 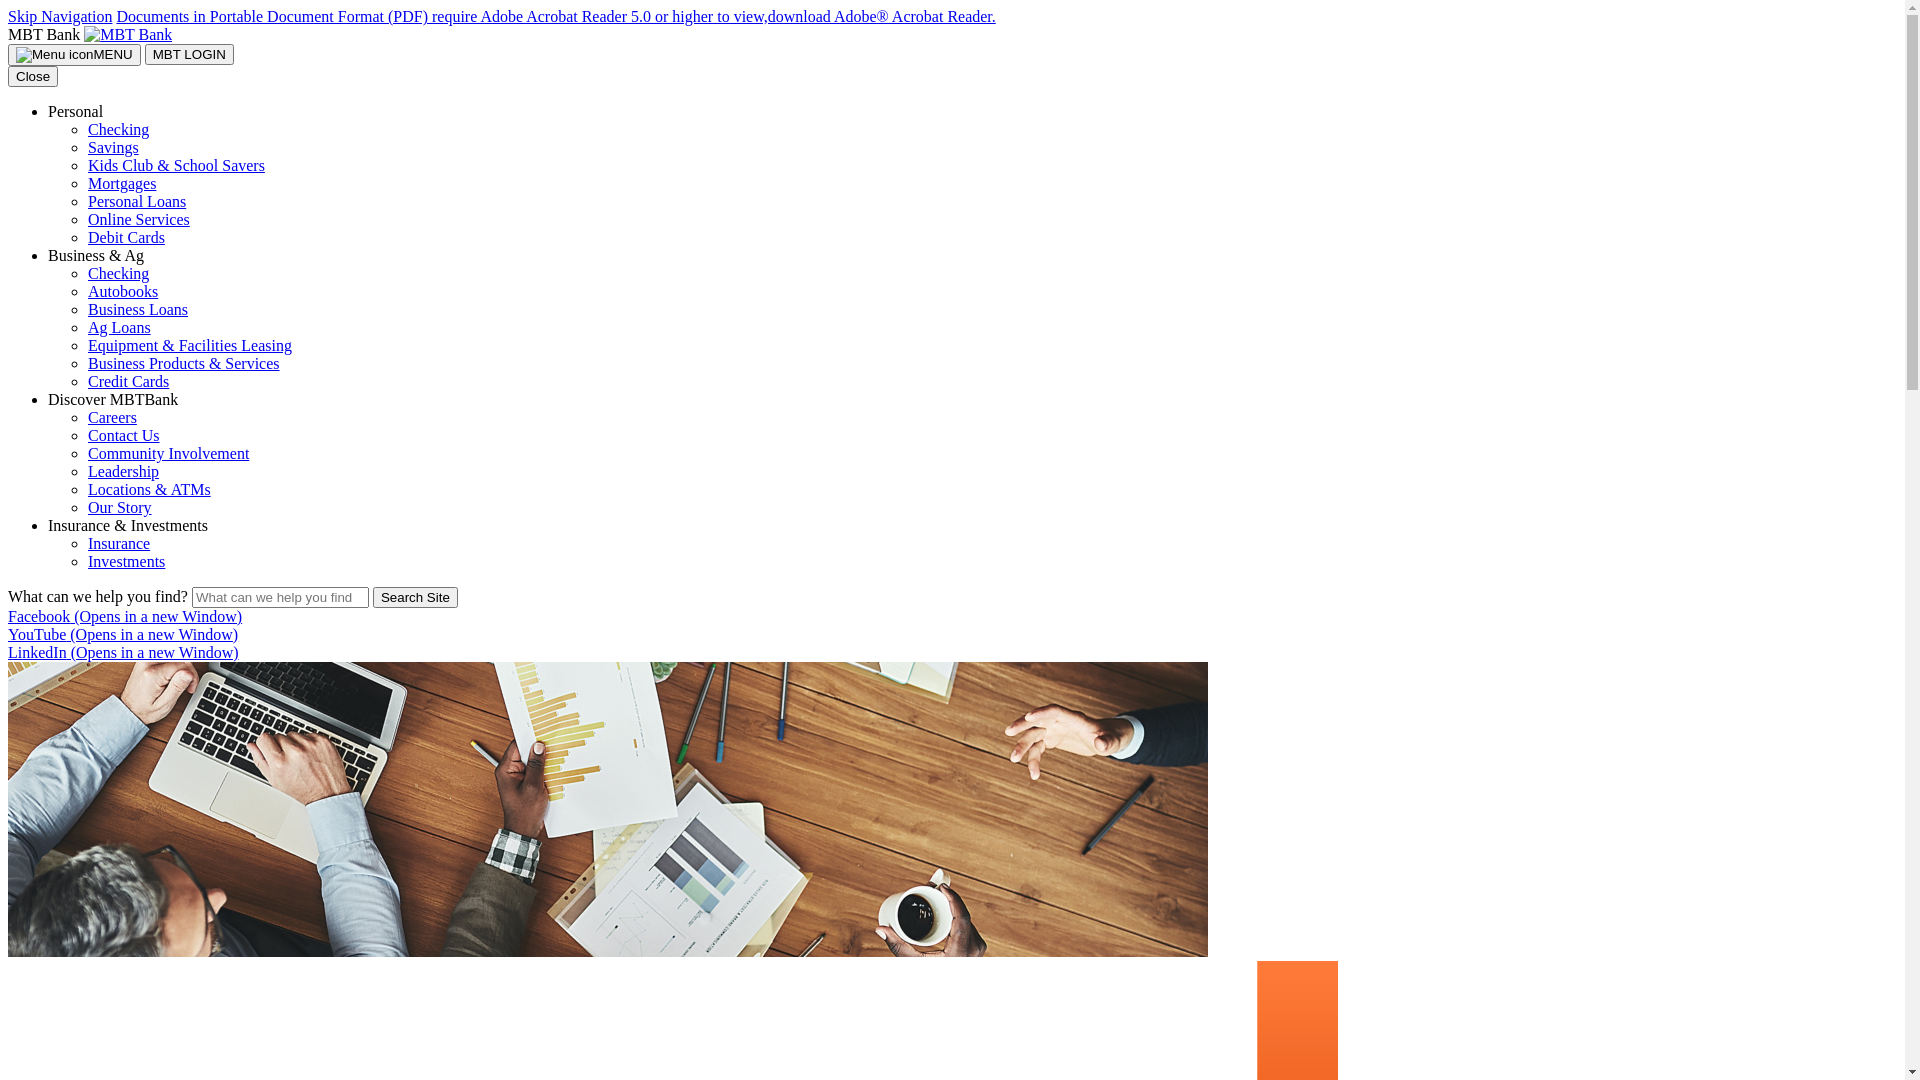 I want to click on 'YouTube (Opens in a new Window)', so click(x=8, y=634).